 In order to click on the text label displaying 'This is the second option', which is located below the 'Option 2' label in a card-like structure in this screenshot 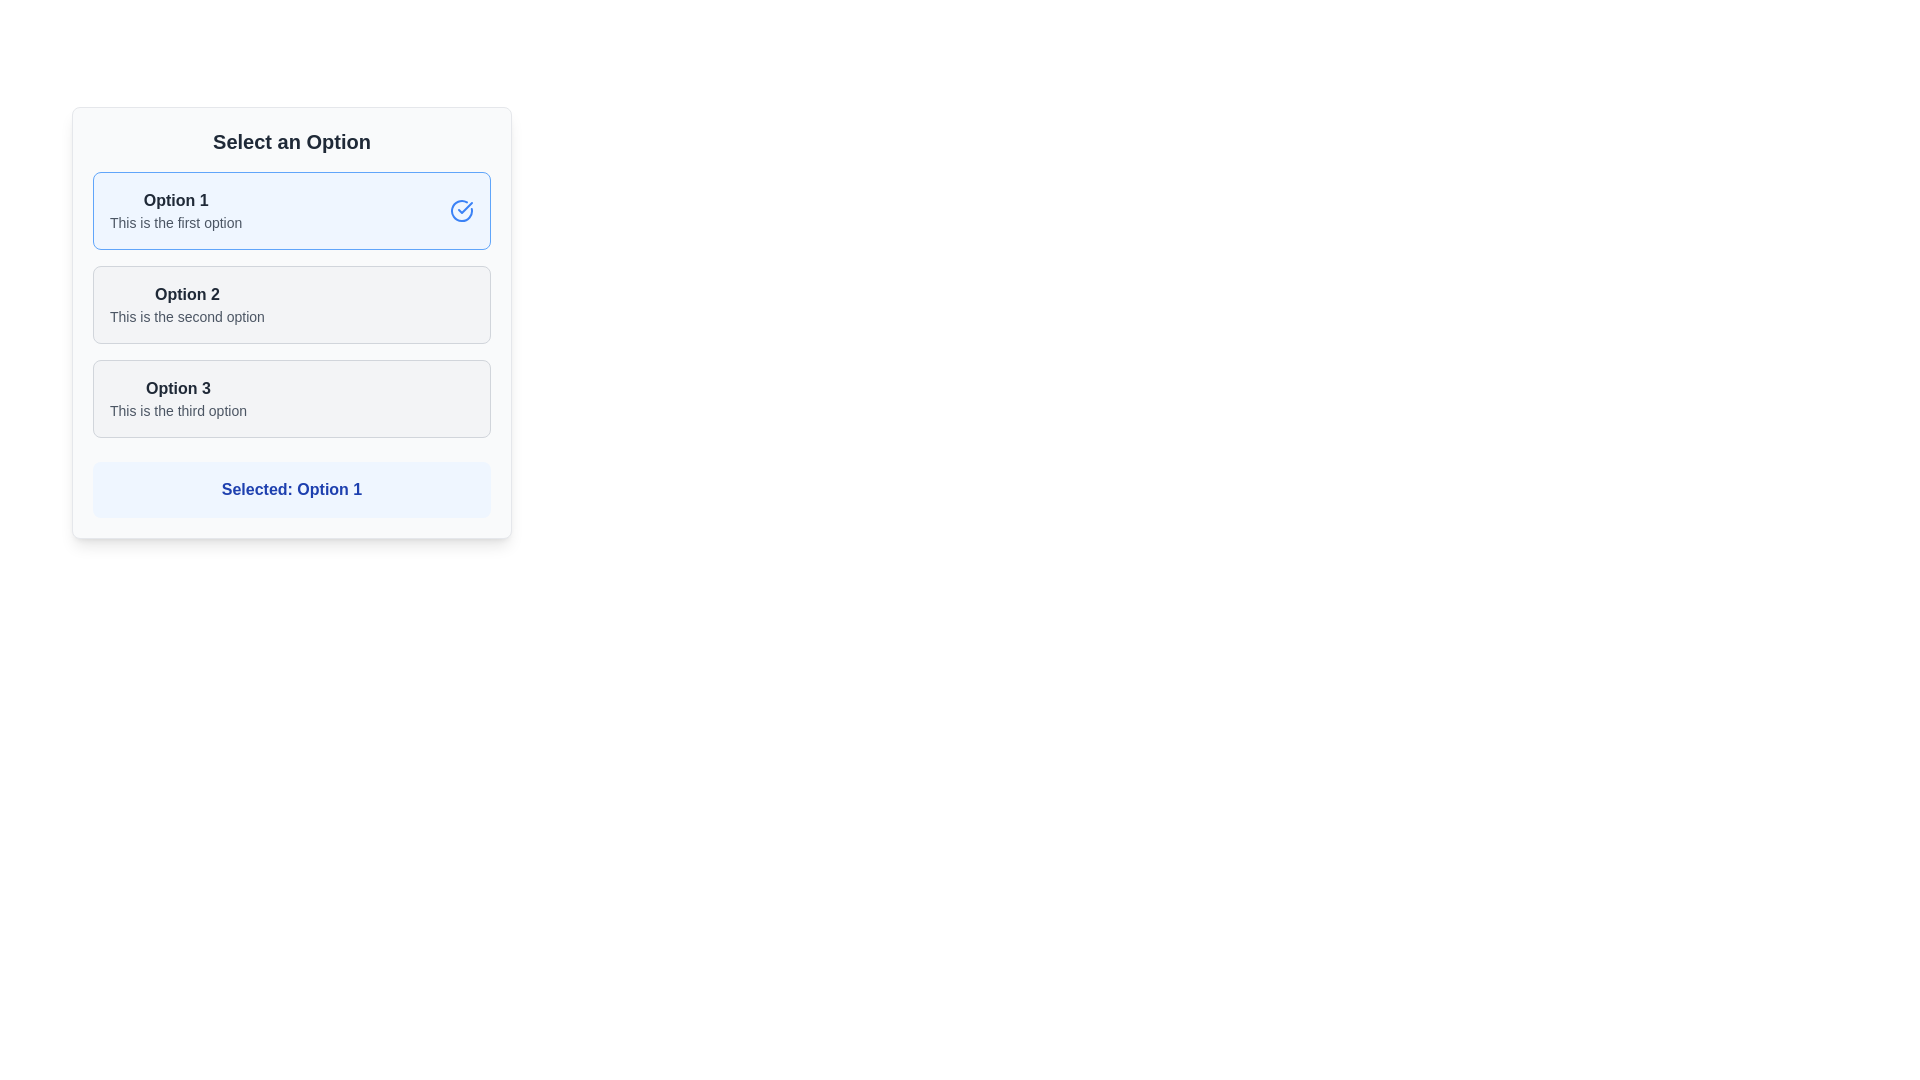, I will do `click(187, 315)`.